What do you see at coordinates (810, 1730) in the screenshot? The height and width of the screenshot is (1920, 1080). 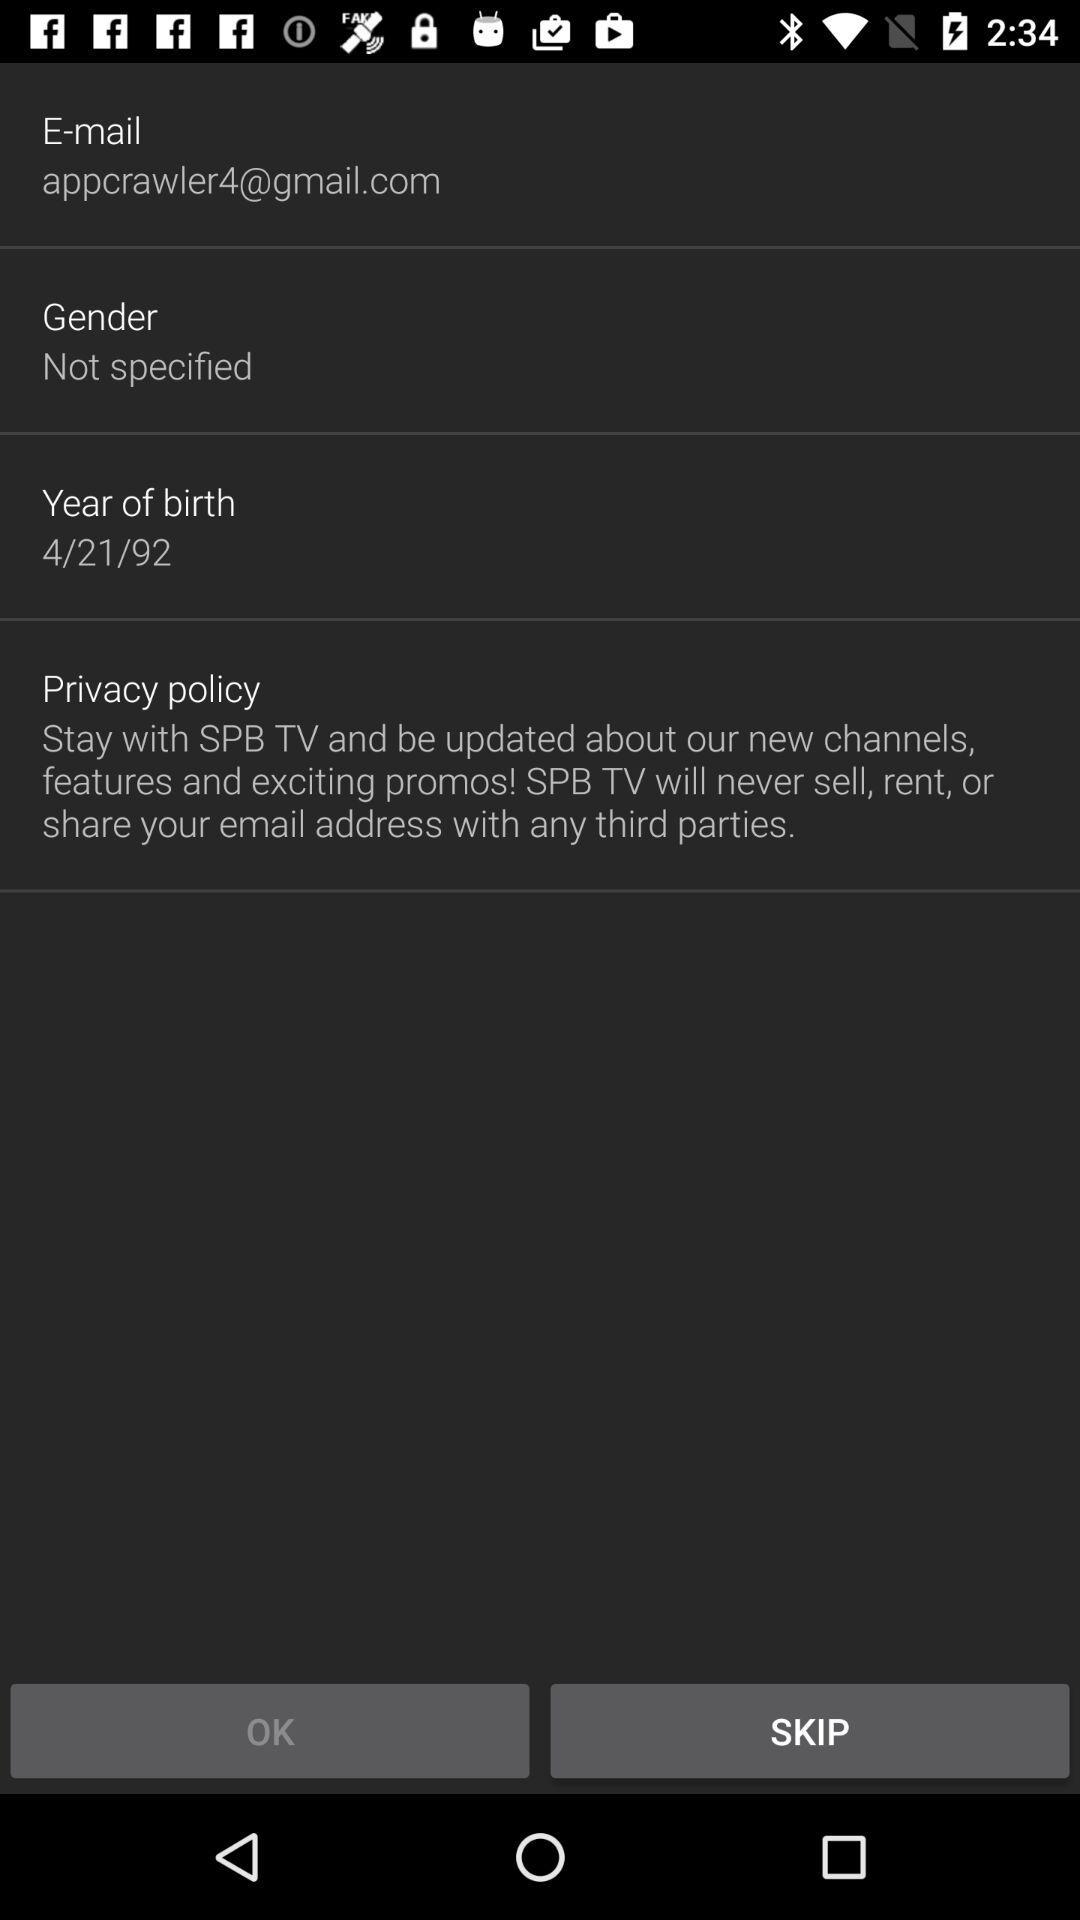 I see `the skip item` at bounding box center [810, 1730].